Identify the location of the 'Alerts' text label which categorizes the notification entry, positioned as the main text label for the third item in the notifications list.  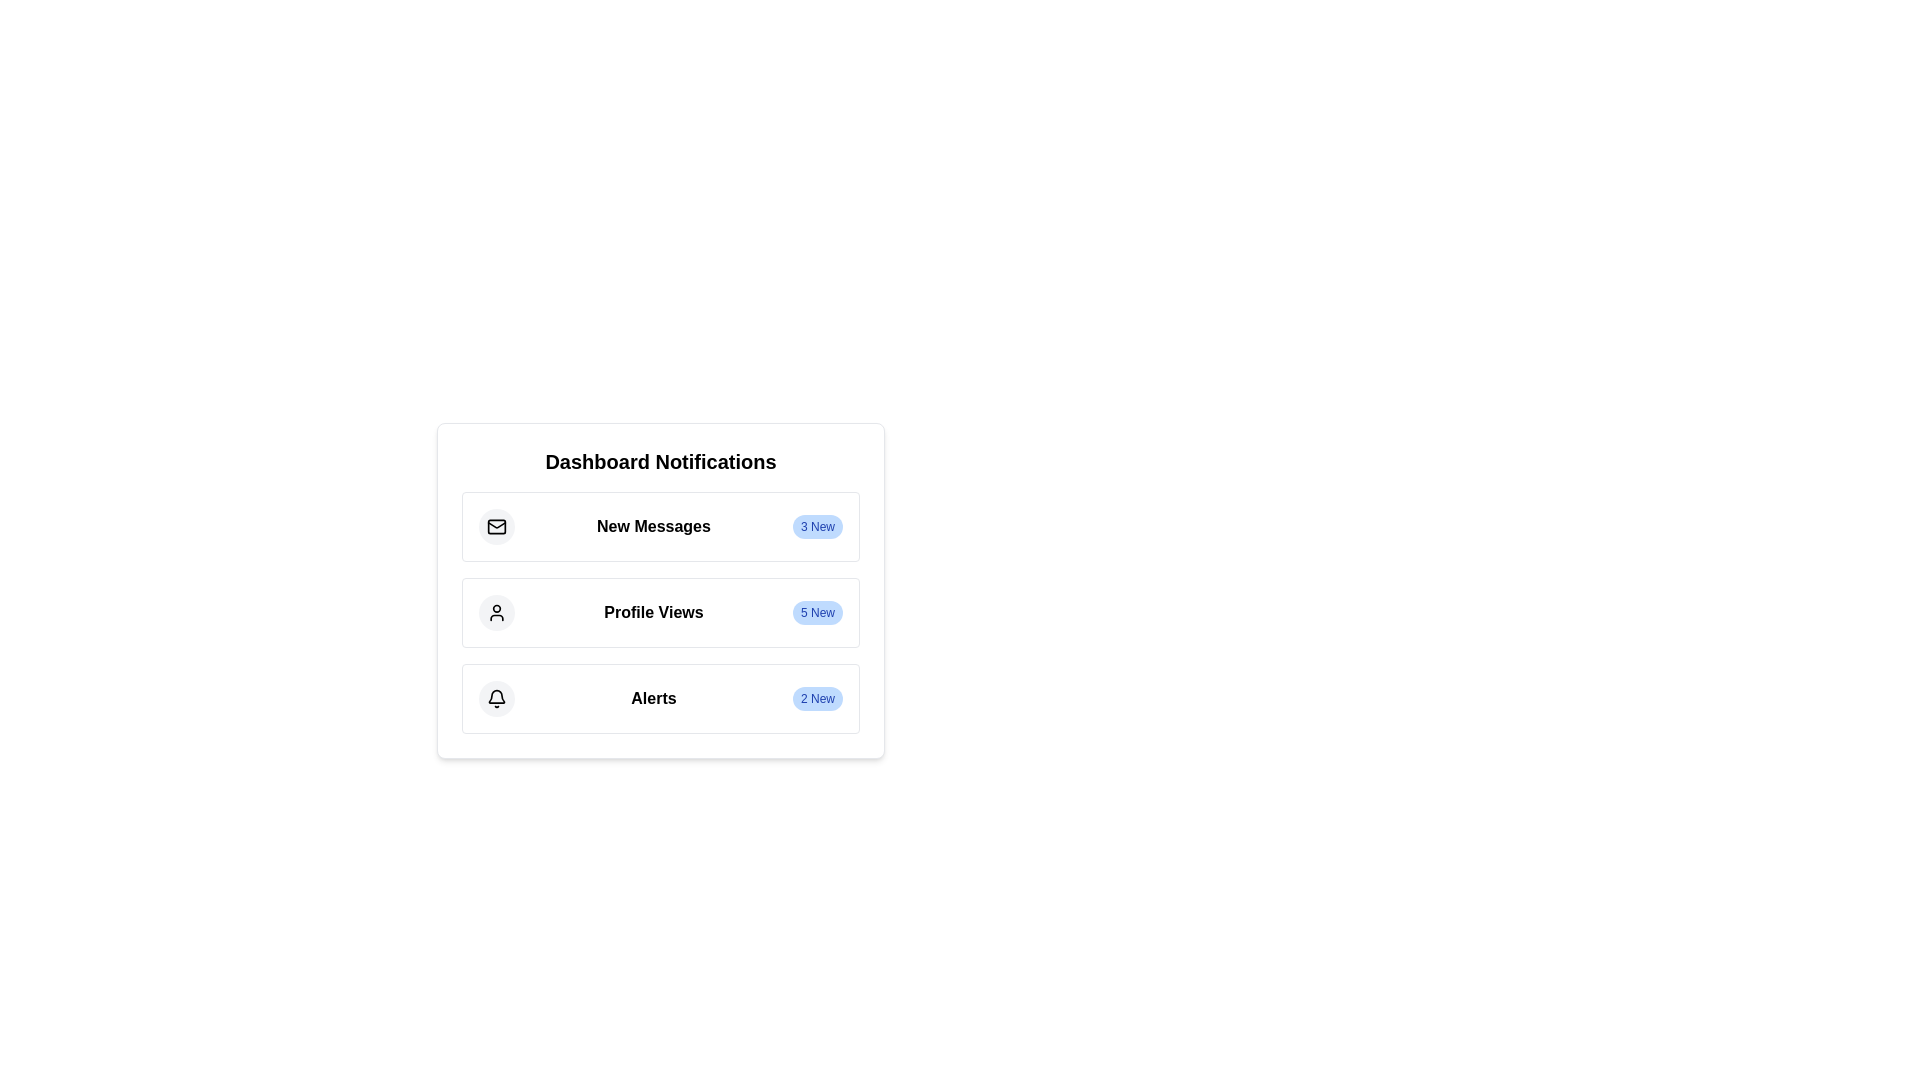
(653, 697).